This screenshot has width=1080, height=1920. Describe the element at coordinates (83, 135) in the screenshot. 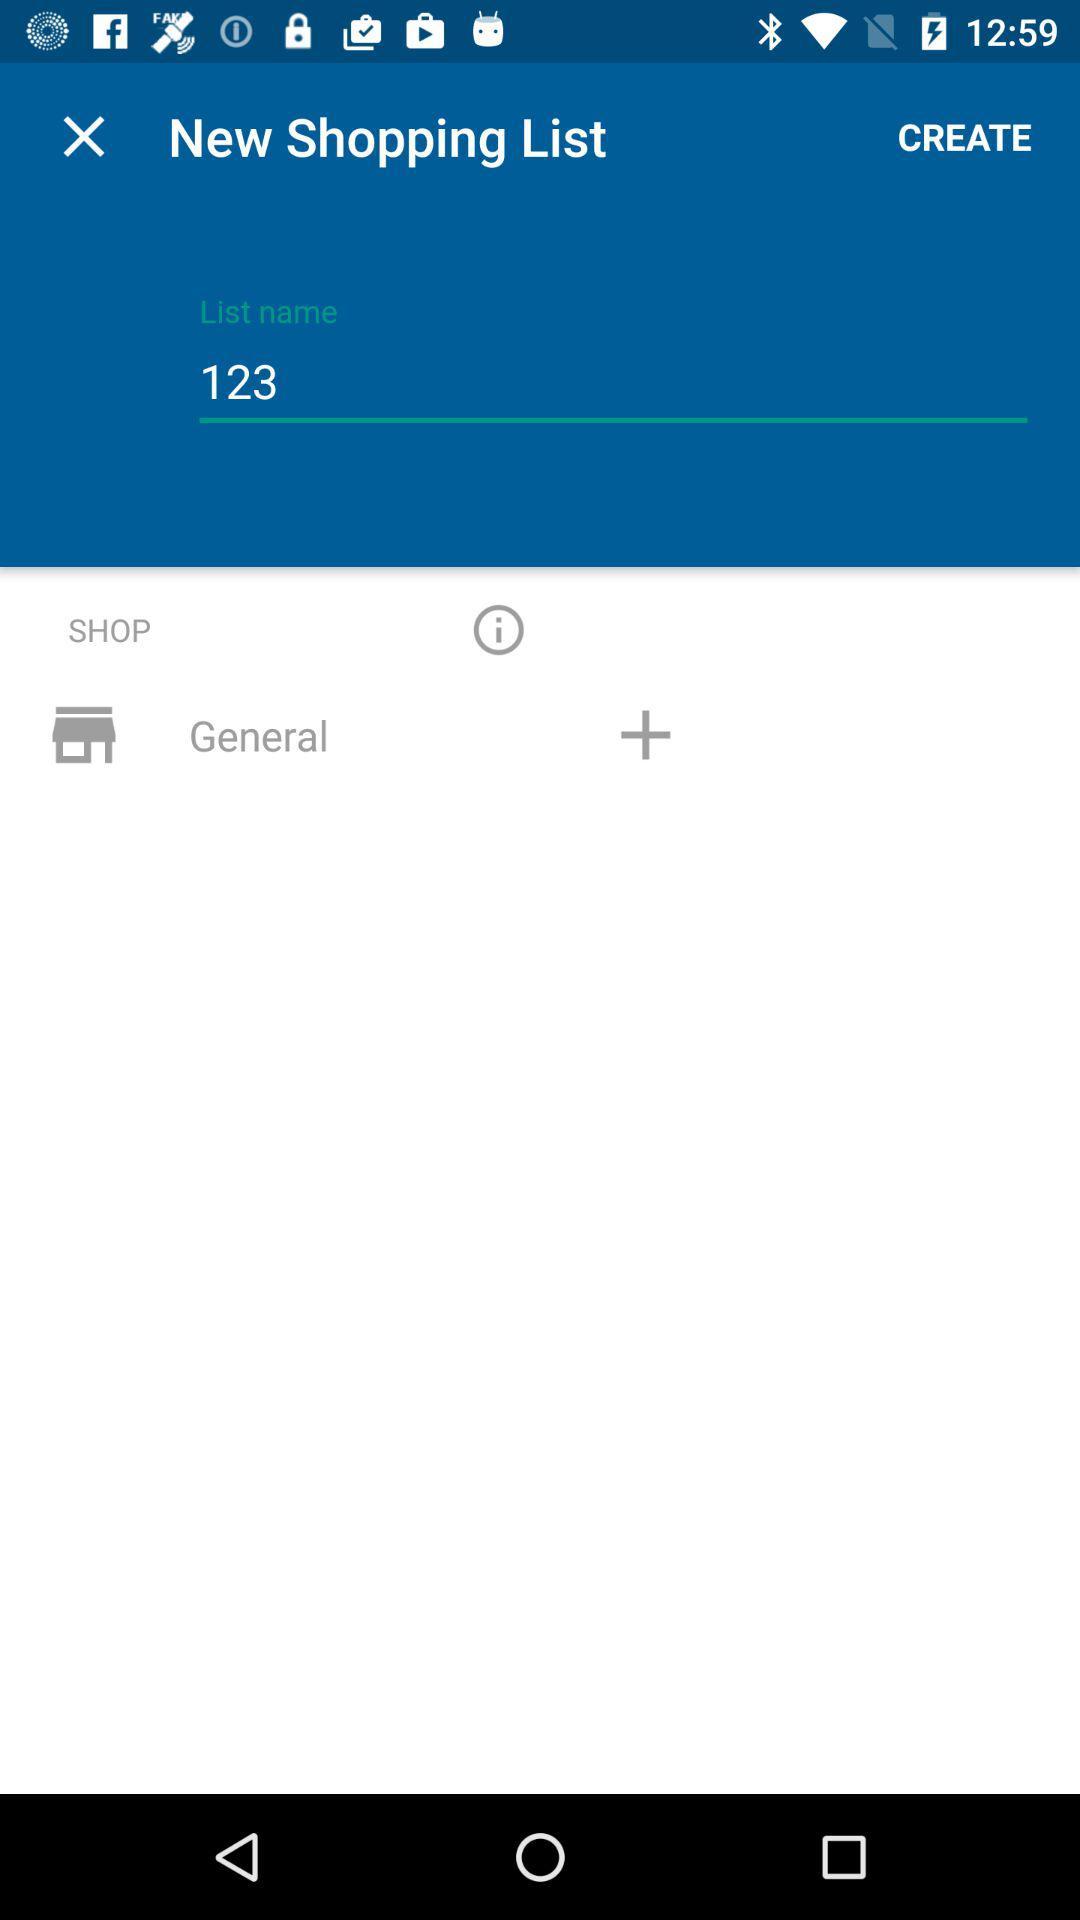

I see `exit shopping list` at that location.